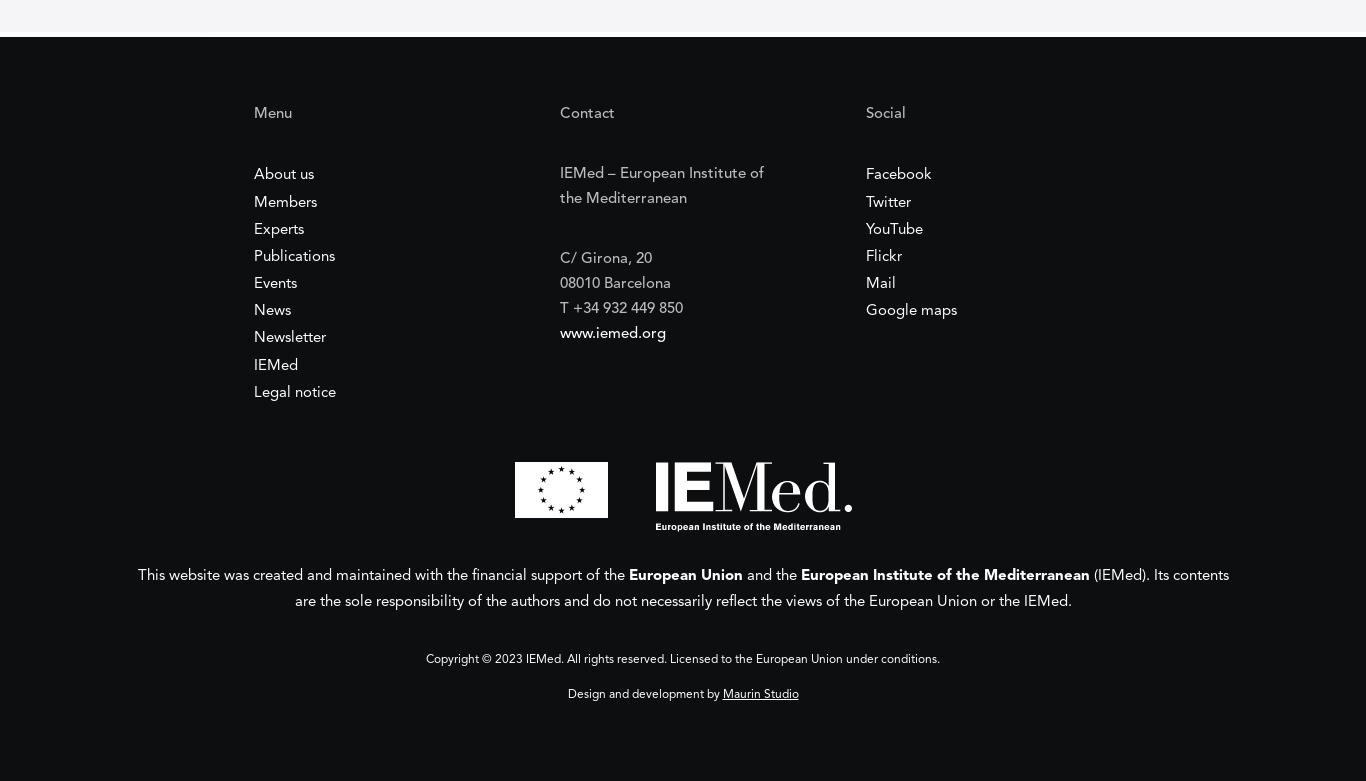 This screenshot has width=1366, height=781. What do you see at coordinates (879, 284) in the screenshot?
I see `'Mail'` at bounding box center [879, 284].